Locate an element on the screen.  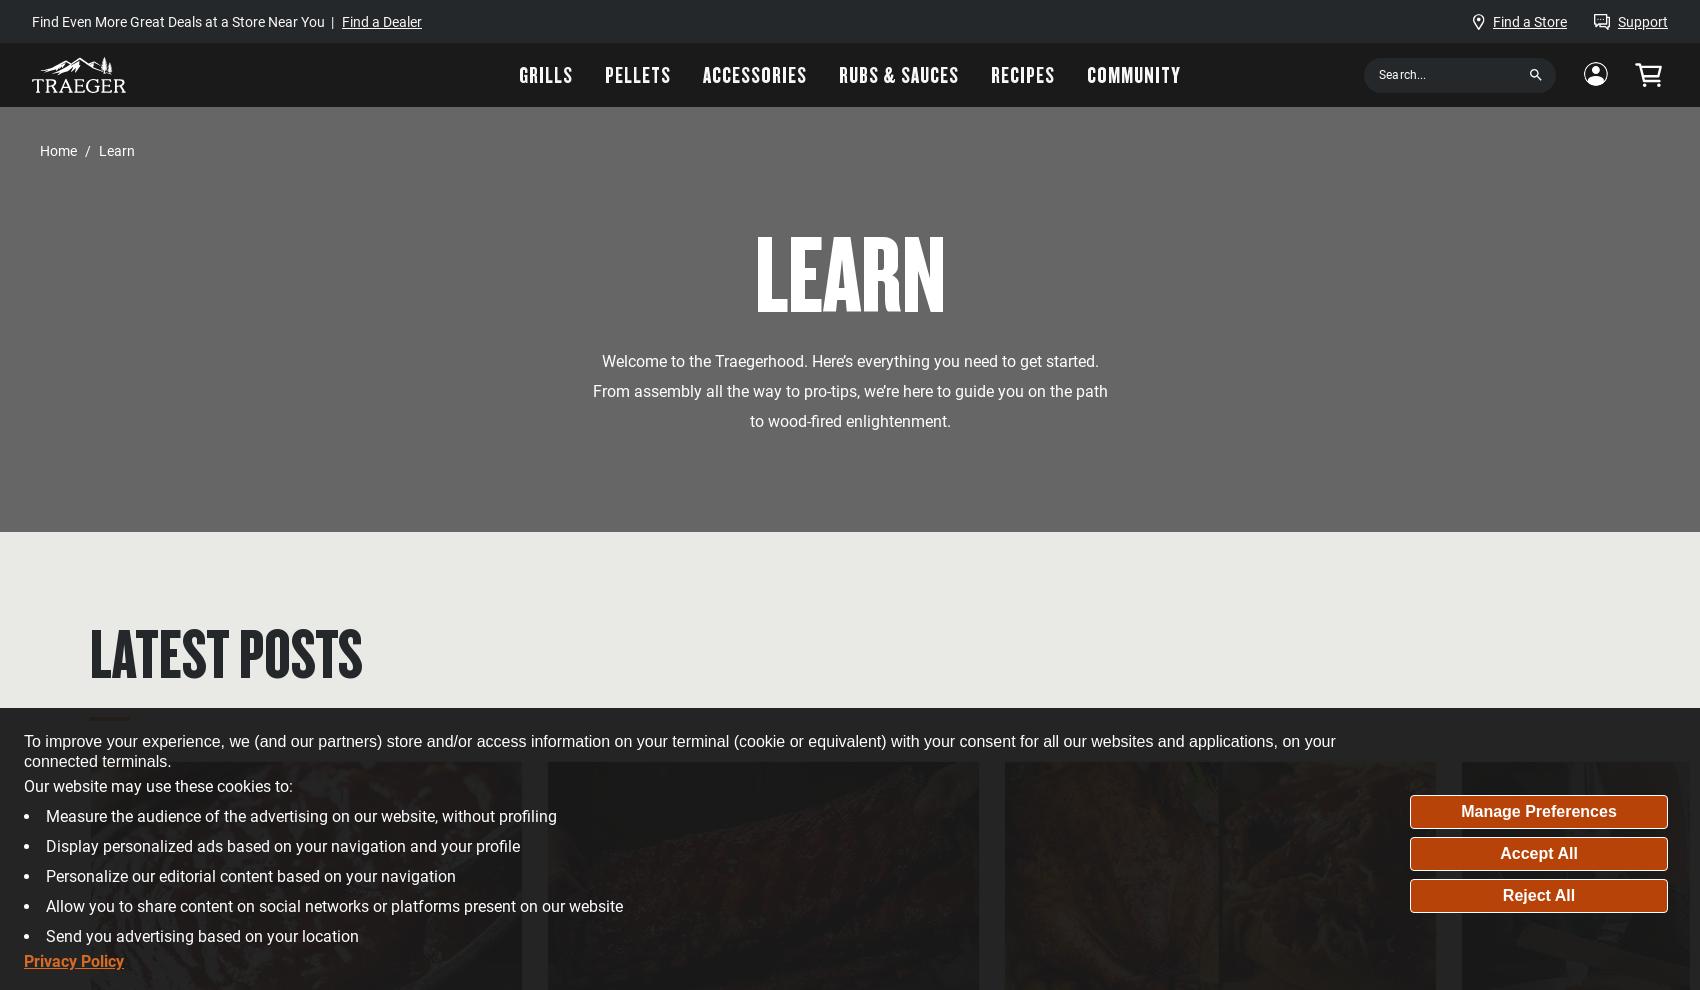
'Grills' is located at coordinates (545, 73).